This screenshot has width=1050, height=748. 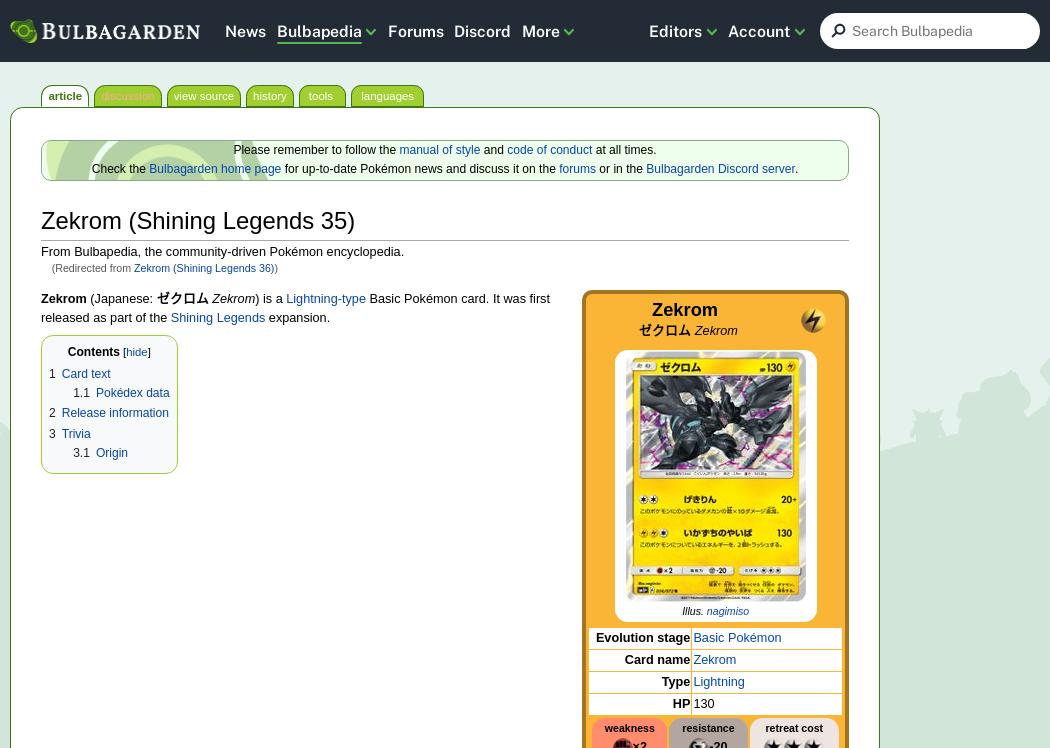 What do you see at coordinates (694, 609) in the screenshot?
I see `'Illus.'` at bounding box center [694, 609].